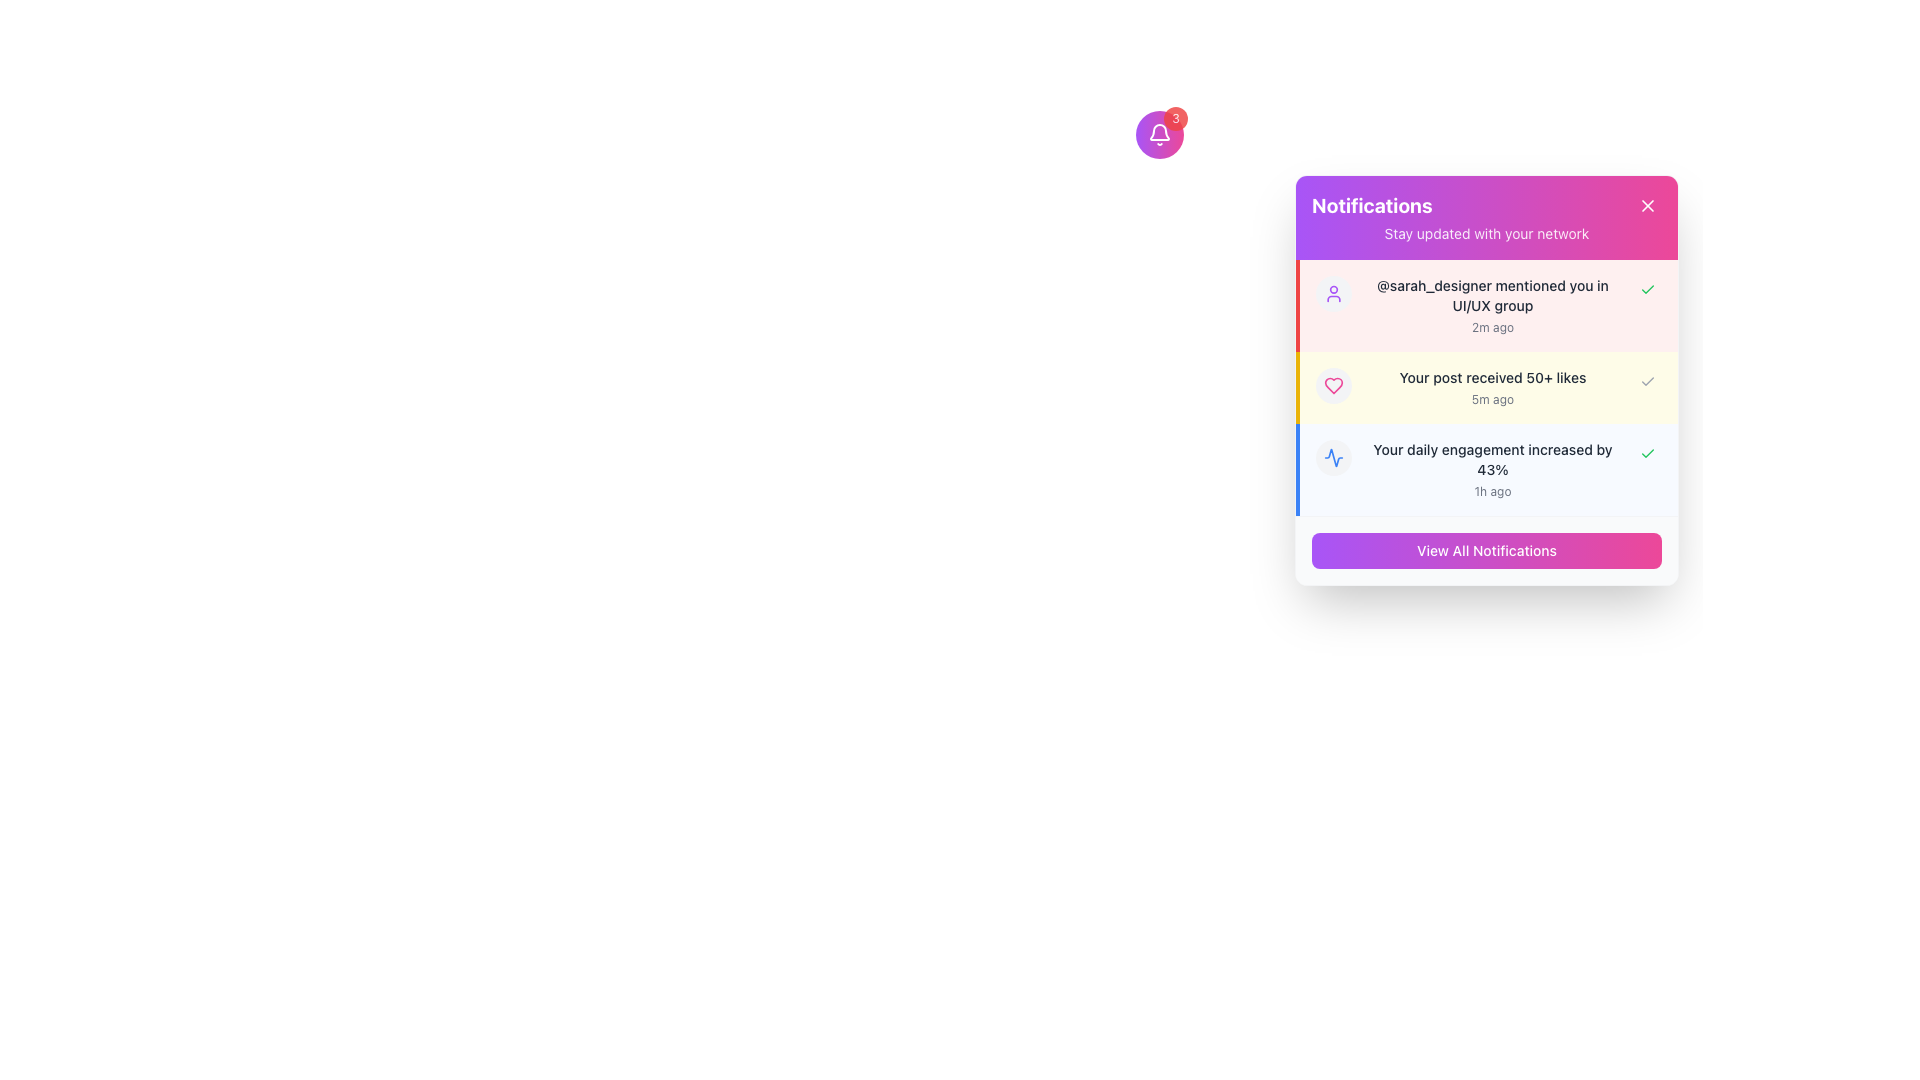  Describe the element at coordinates (1159, 132) in the screenshot. I see `the main curved section of the bell icon in the top-right region of the user interface, which represents a notification or alert symbol` at that location.